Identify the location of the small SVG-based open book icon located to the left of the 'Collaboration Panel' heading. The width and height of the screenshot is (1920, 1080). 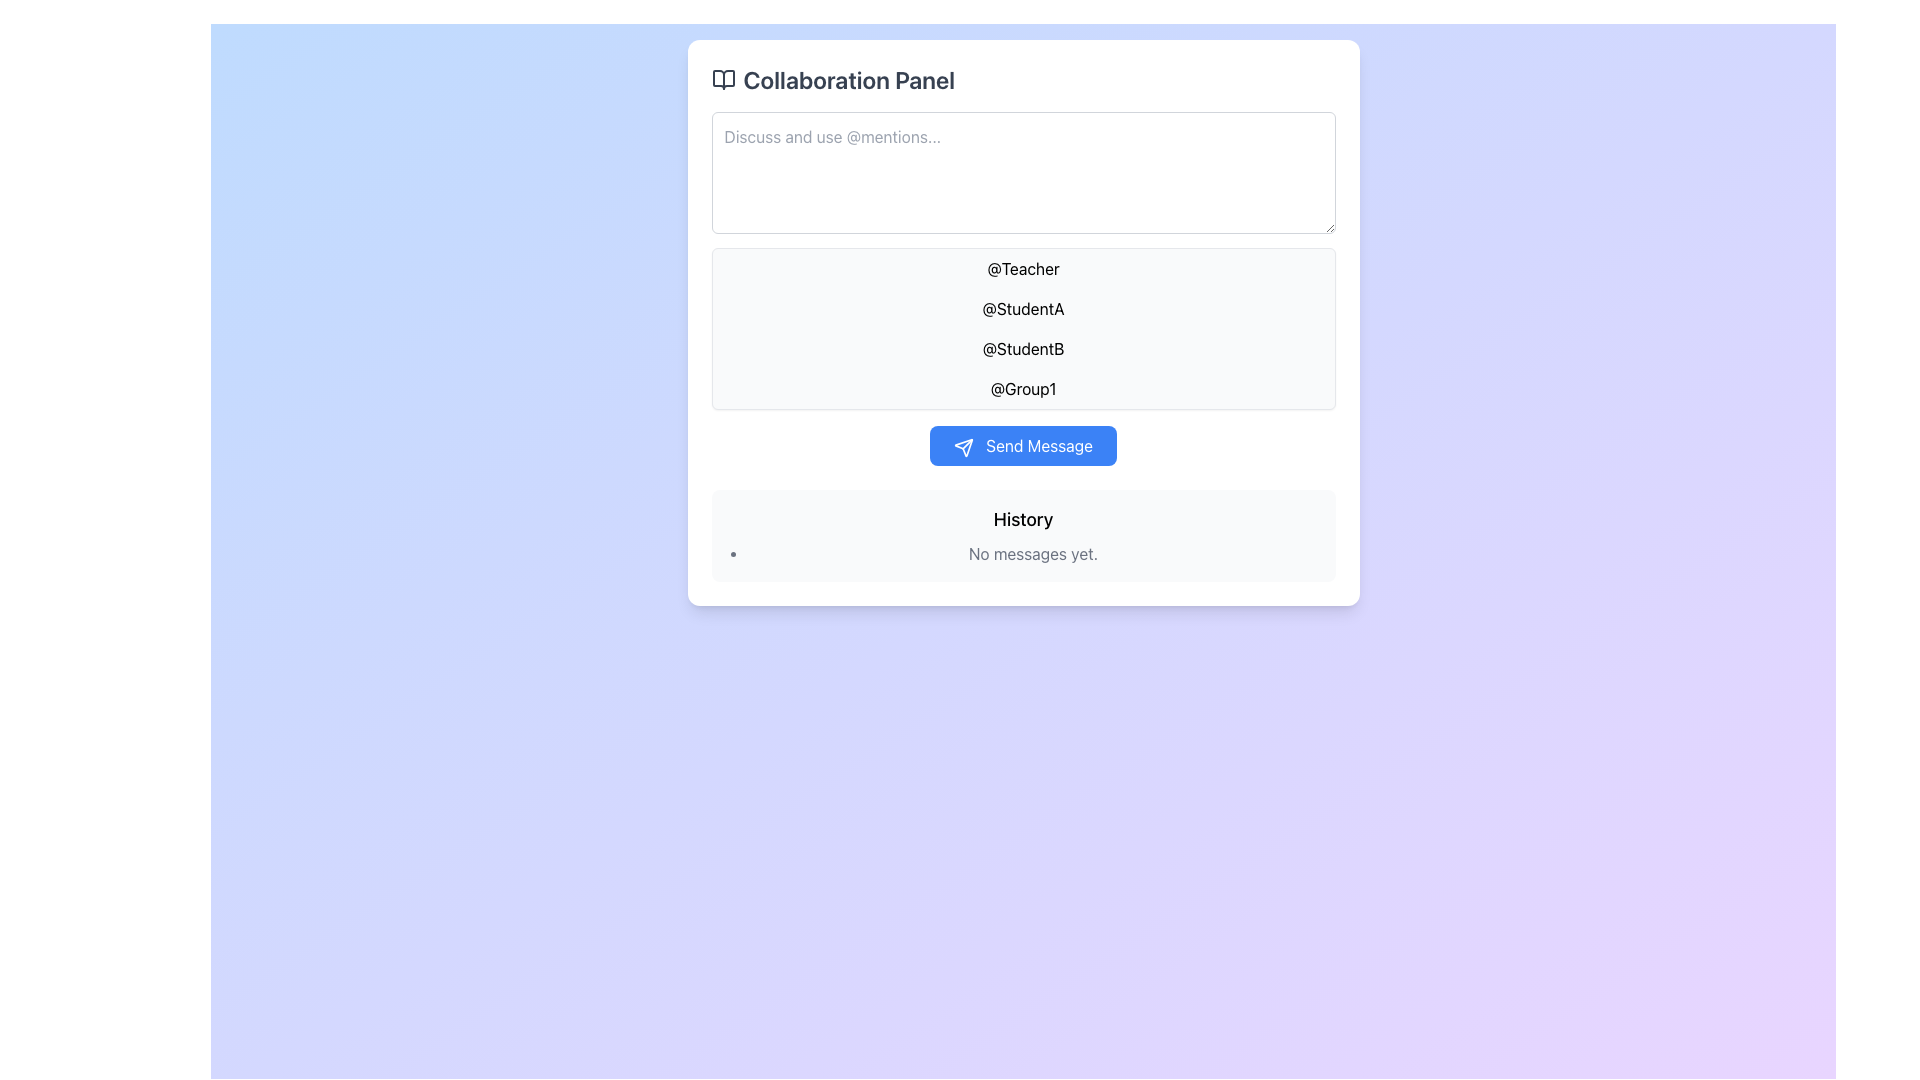
(722, 79).